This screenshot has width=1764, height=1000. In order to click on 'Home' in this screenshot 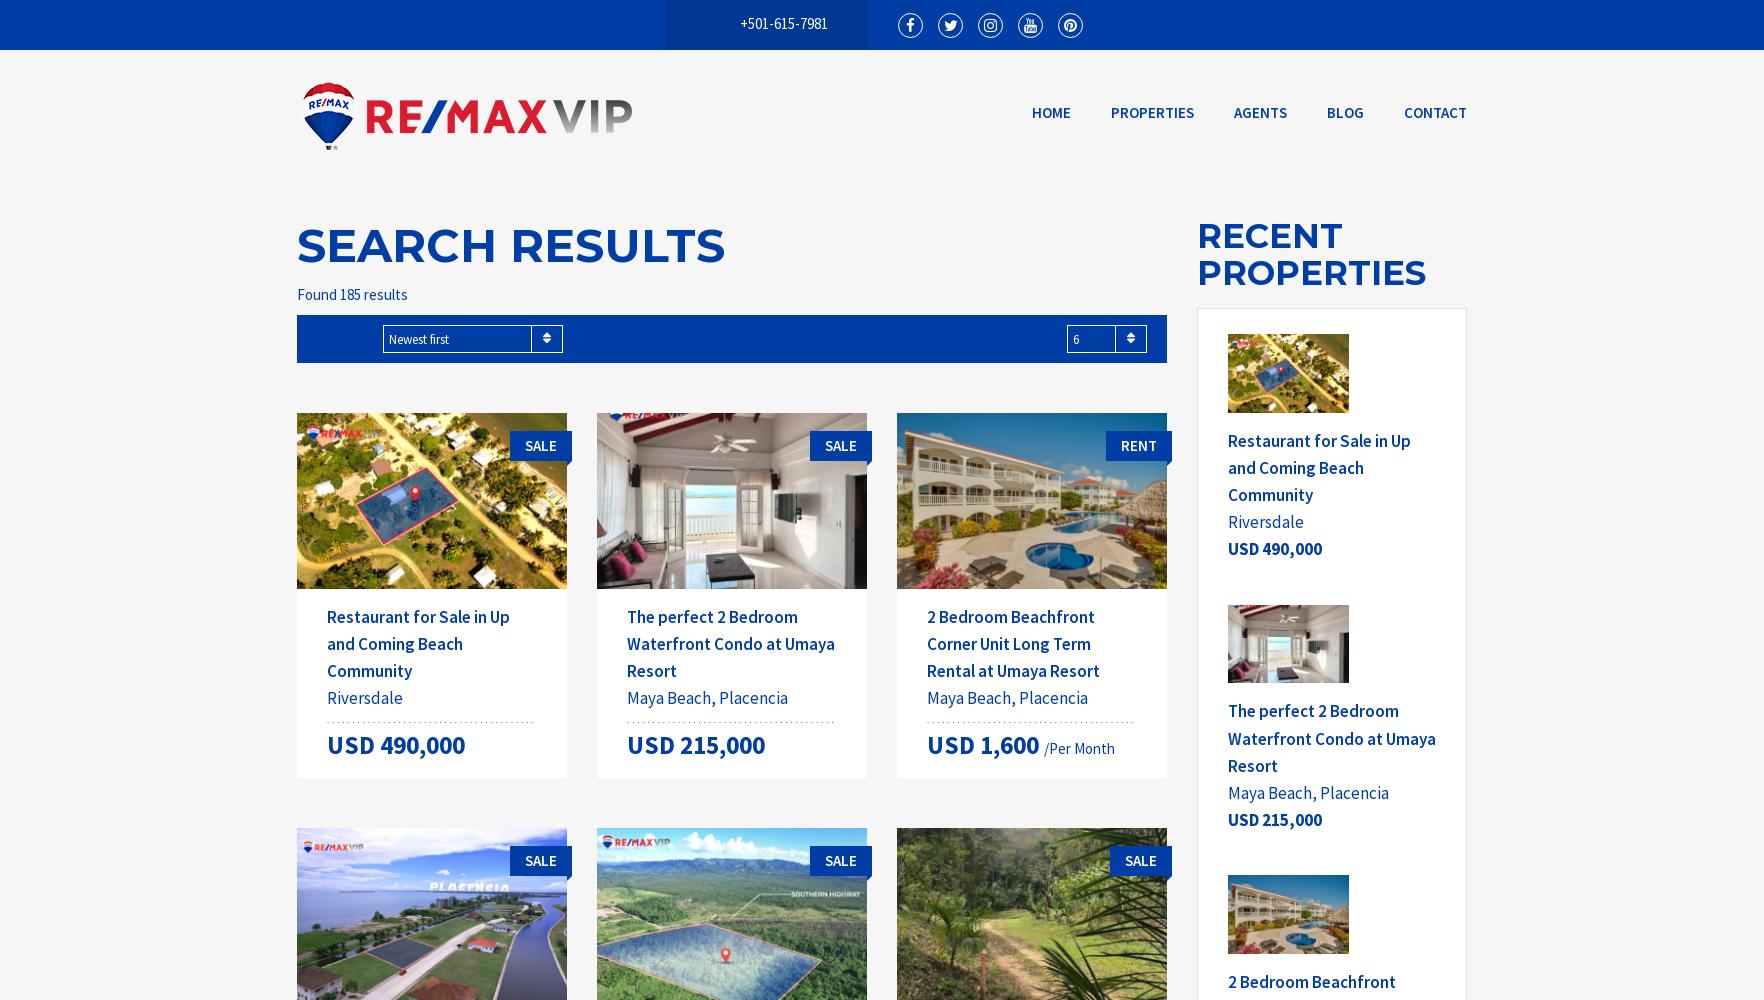, I will do `click(1051, 111)`.